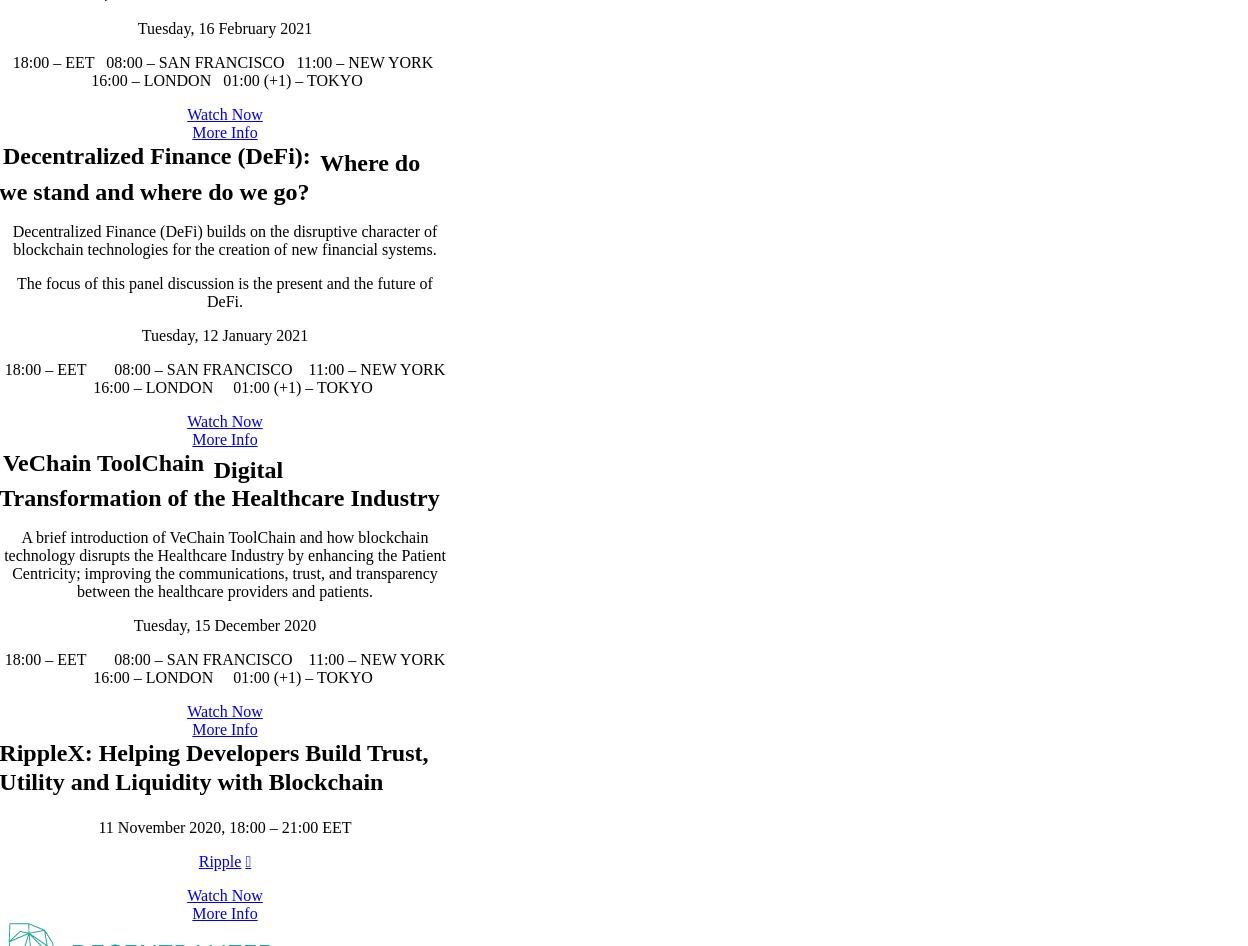  Describe the element at coordinates (224, 493) in the screenshot. I see `'The focus of this panel discussion is the present and the future of DeFi.'` at that location.